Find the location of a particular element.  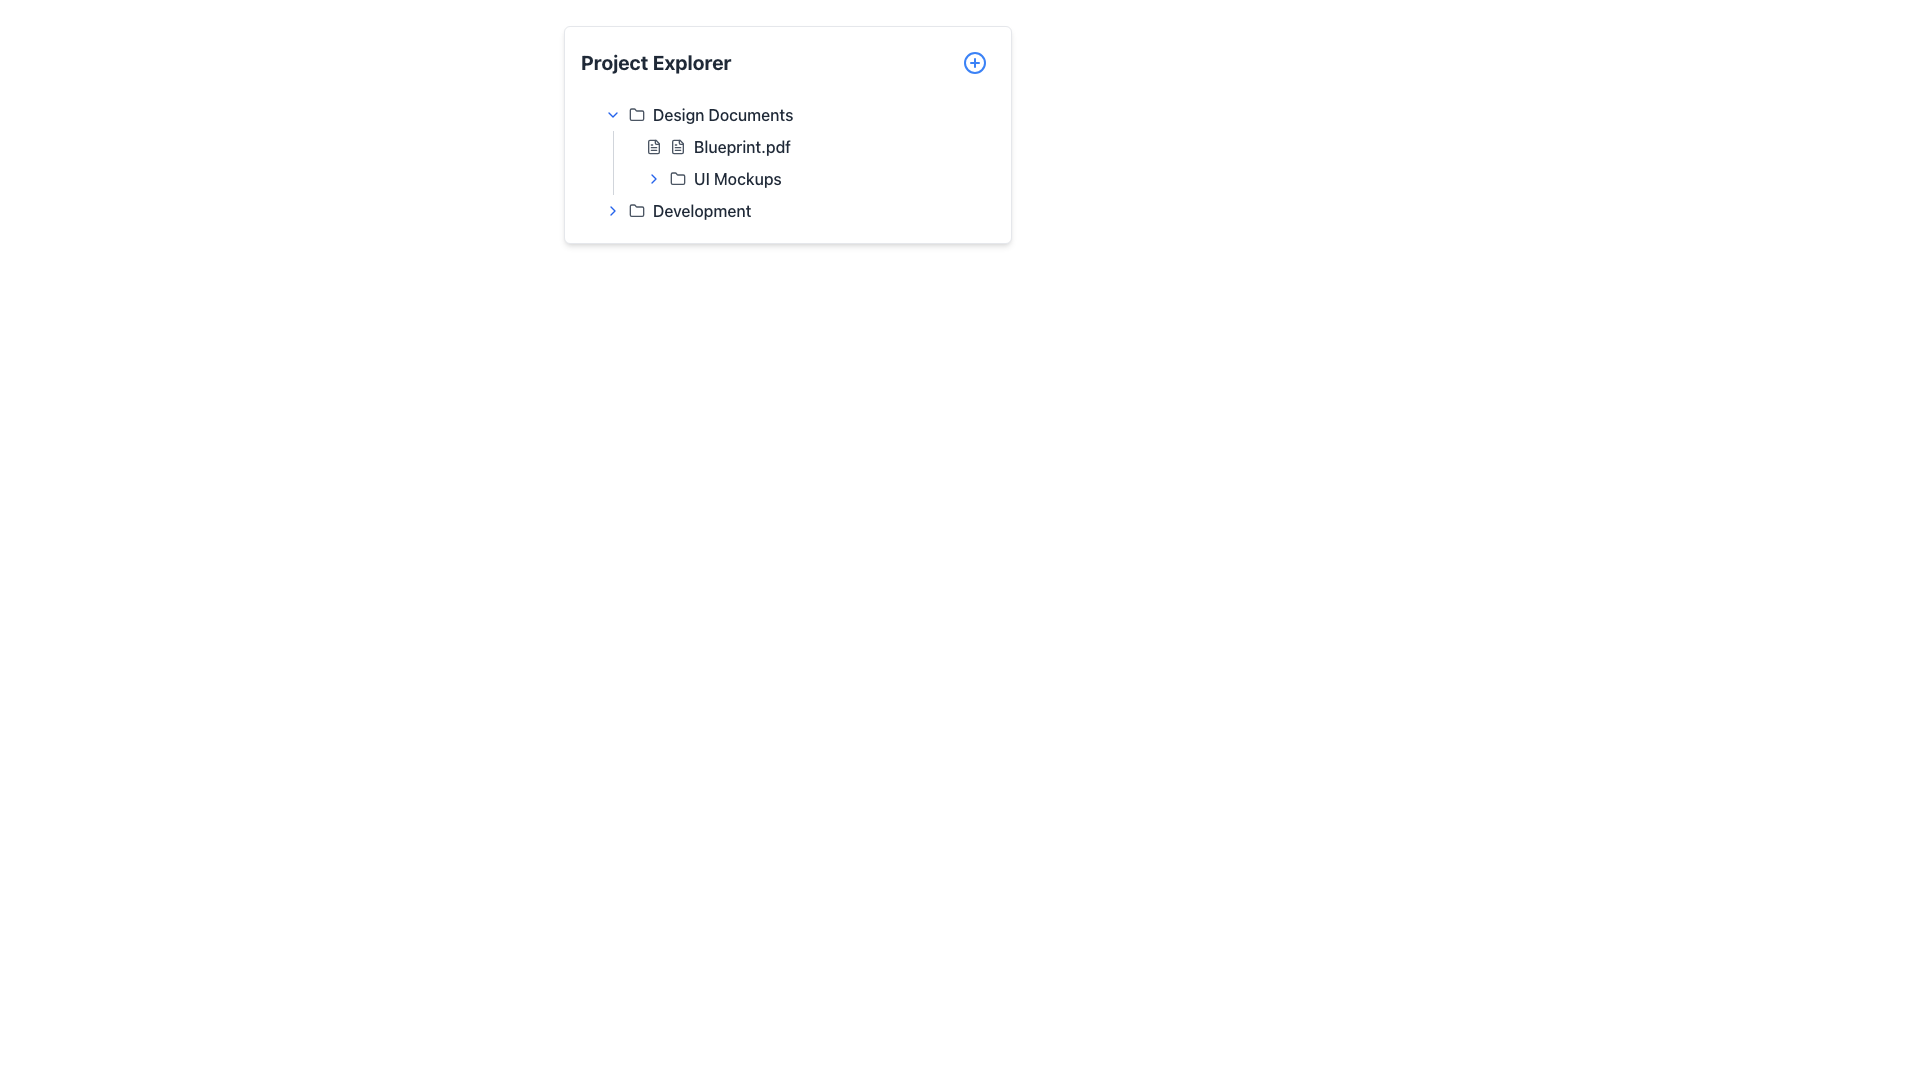

the selectable text label for the 'Design Documents' folder located in the 'Project Explorer' menu, which is positioned to the right of a folder icon and beneath an expand/collapse arrow is located at coordinates (722, 115).